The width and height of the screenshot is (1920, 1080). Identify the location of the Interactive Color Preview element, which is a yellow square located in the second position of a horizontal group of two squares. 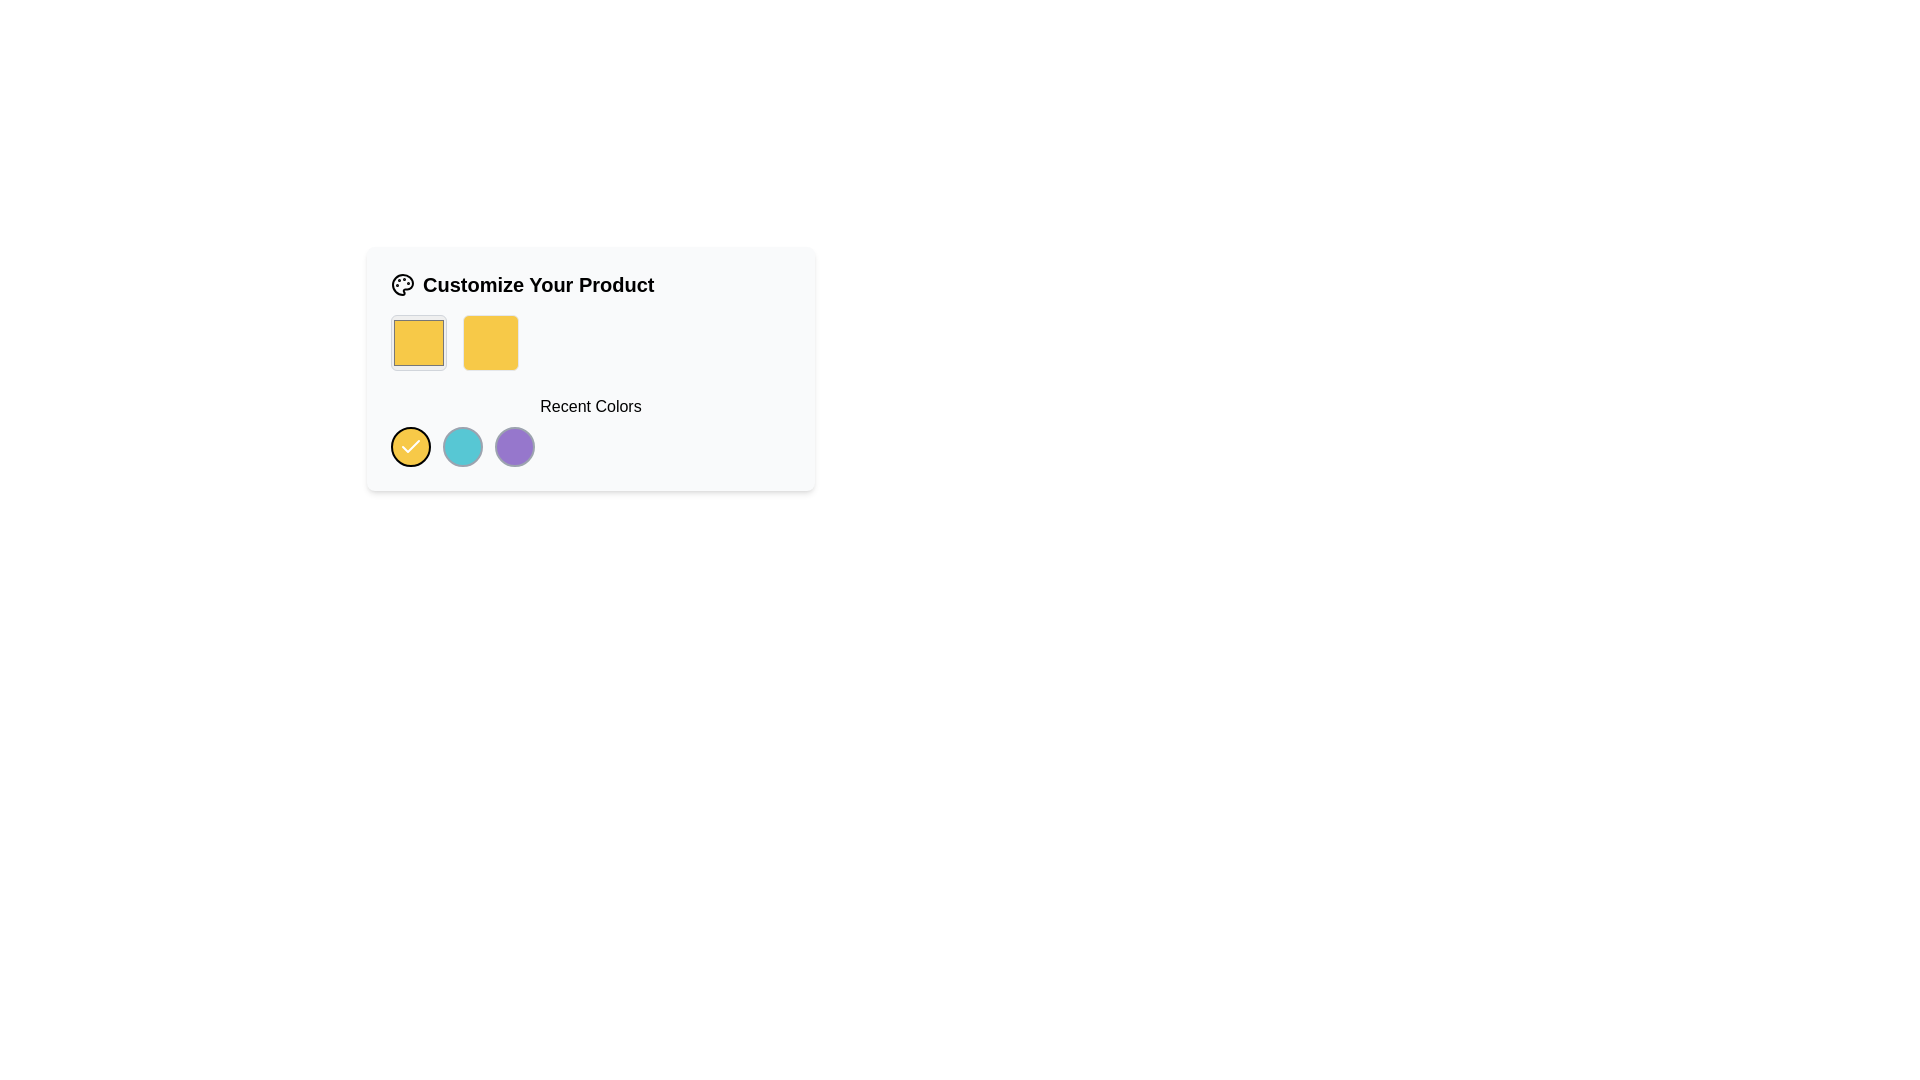
(490, 342).